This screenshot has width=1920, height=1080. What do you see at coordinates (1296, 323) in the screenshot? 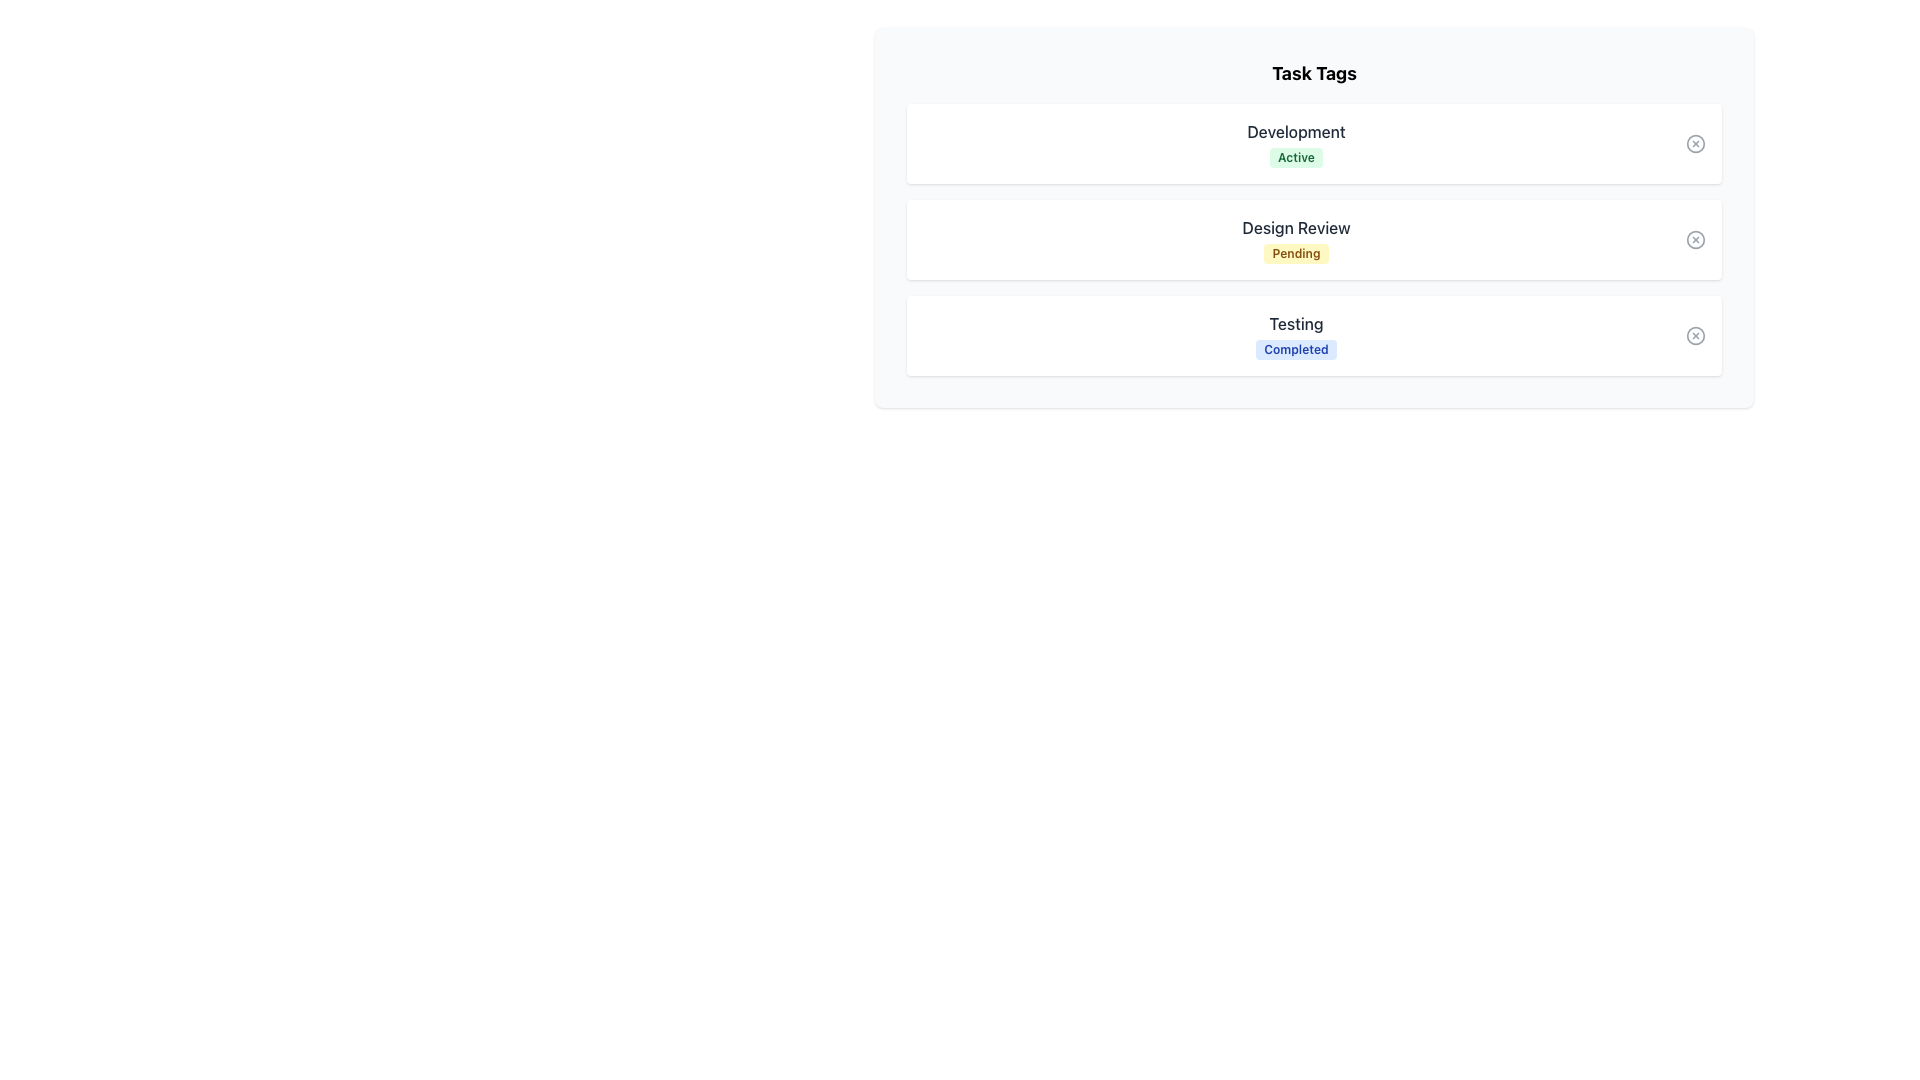
I see `the Text Label that defines the task 'Testing' within the Task Tags section by moving the cursor to its center point` at bounding box center [1296, 323].